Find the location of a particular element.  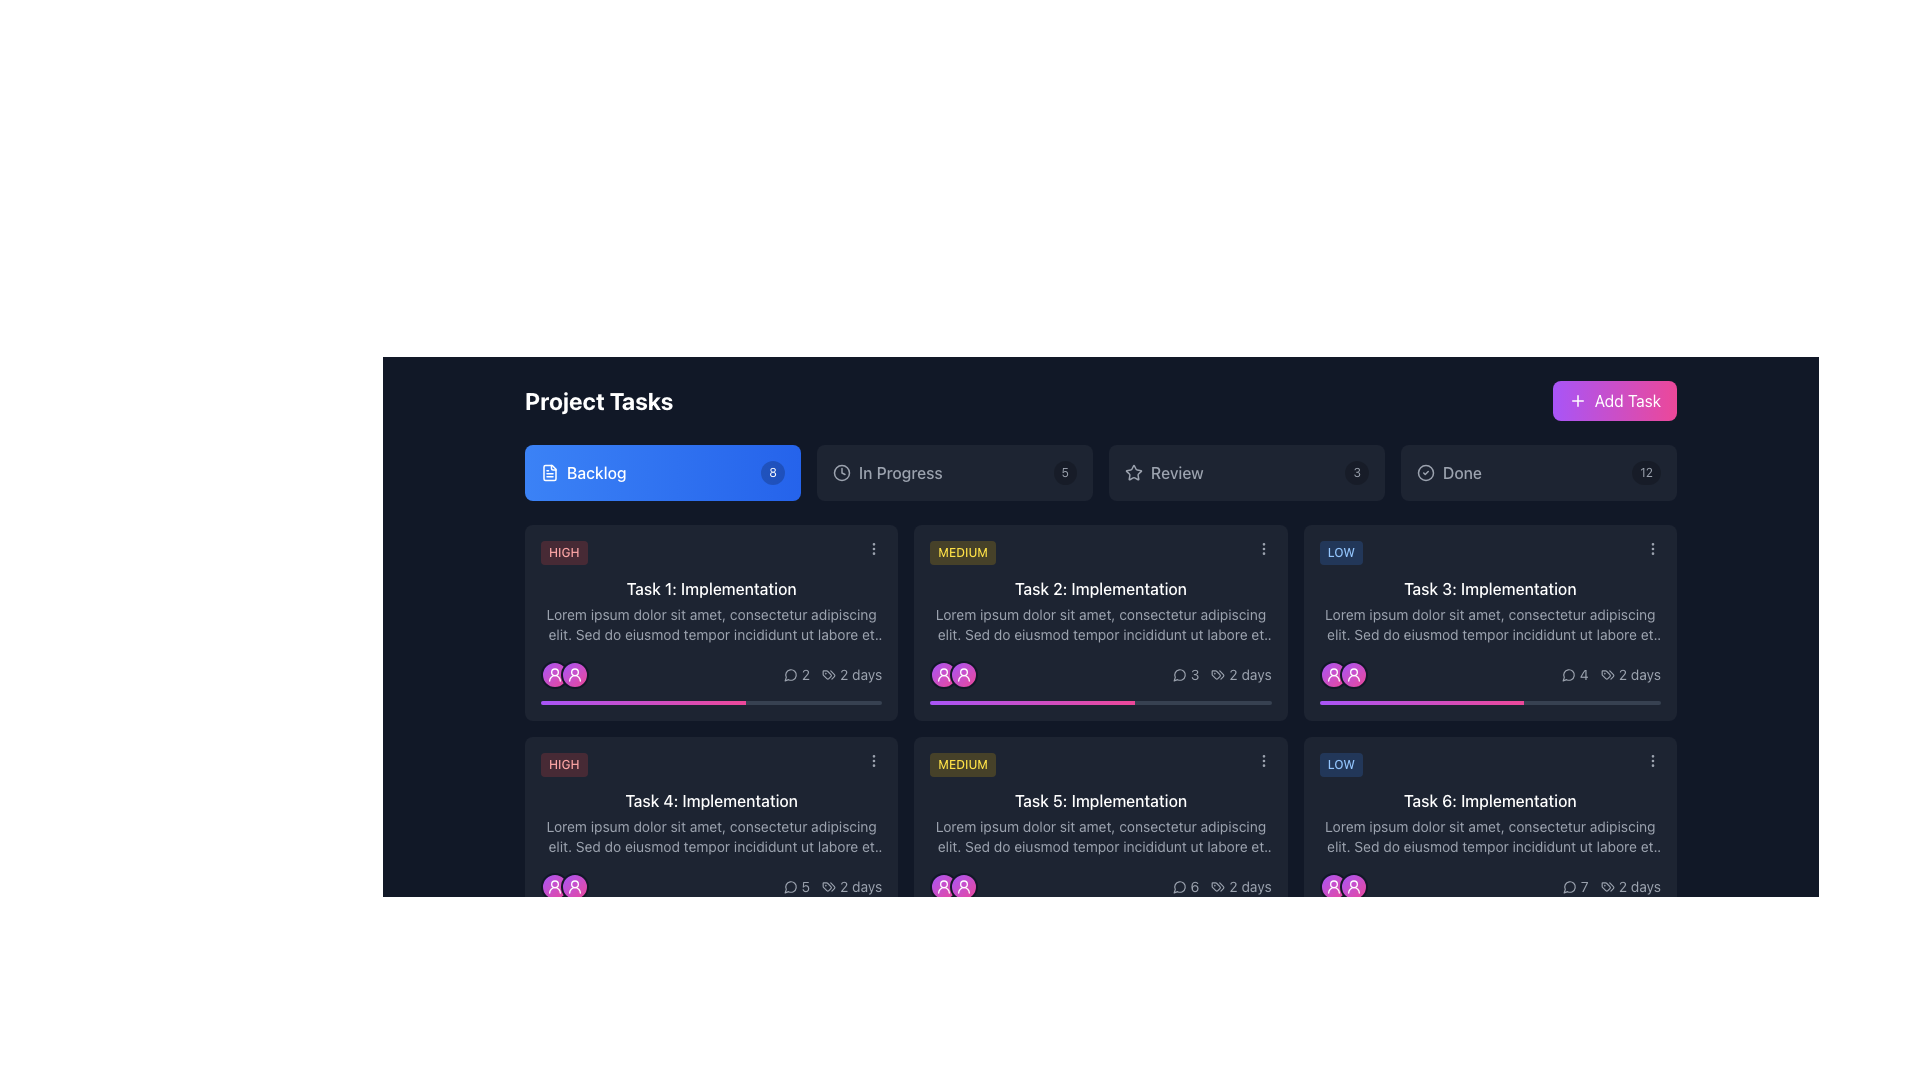

the user silhouette icon located at the bottom-right corner of the card labeled 'Task 5: Implementation' is located at coordinates (964, 886).